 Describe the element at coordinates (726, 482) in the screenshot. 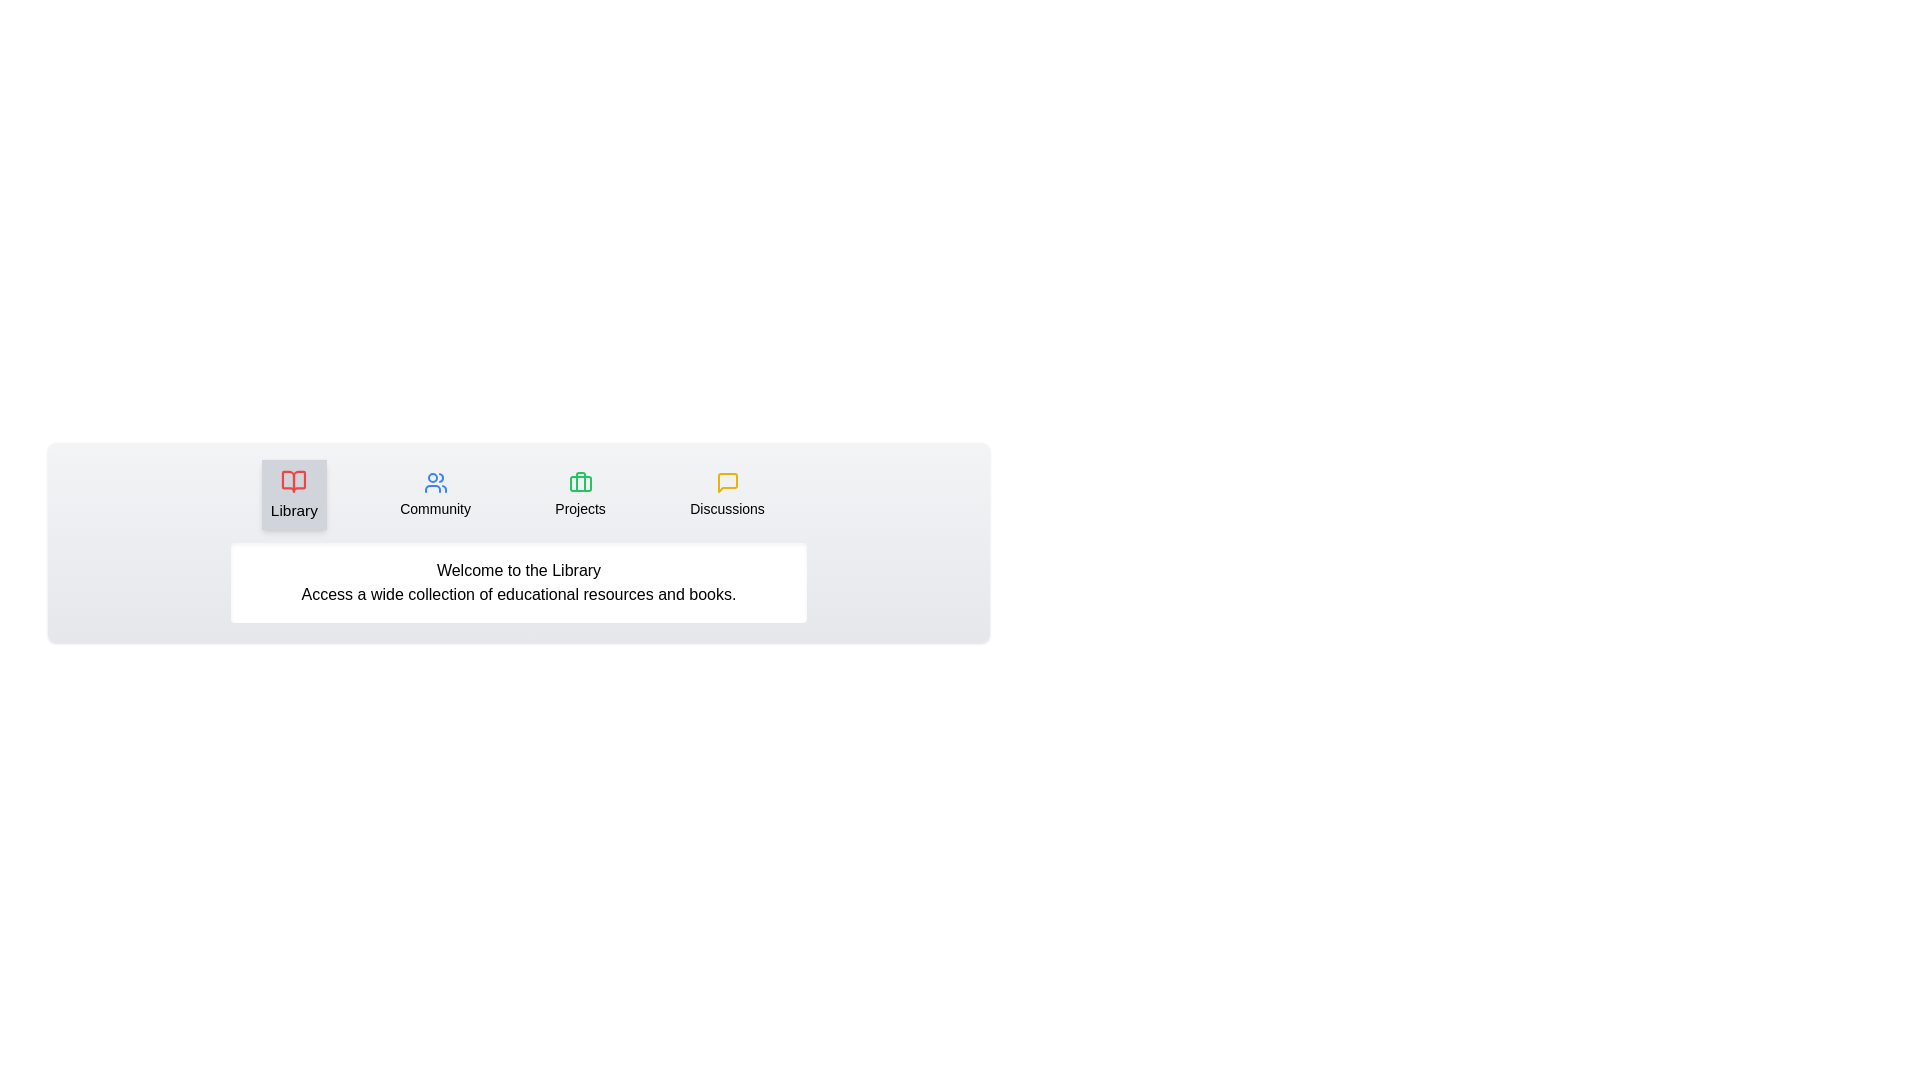

I see `the yellow speech bubble icon that is part of the 'Discussions' navigation button, which is the fourth item in the horizontal menu bar` at that location.